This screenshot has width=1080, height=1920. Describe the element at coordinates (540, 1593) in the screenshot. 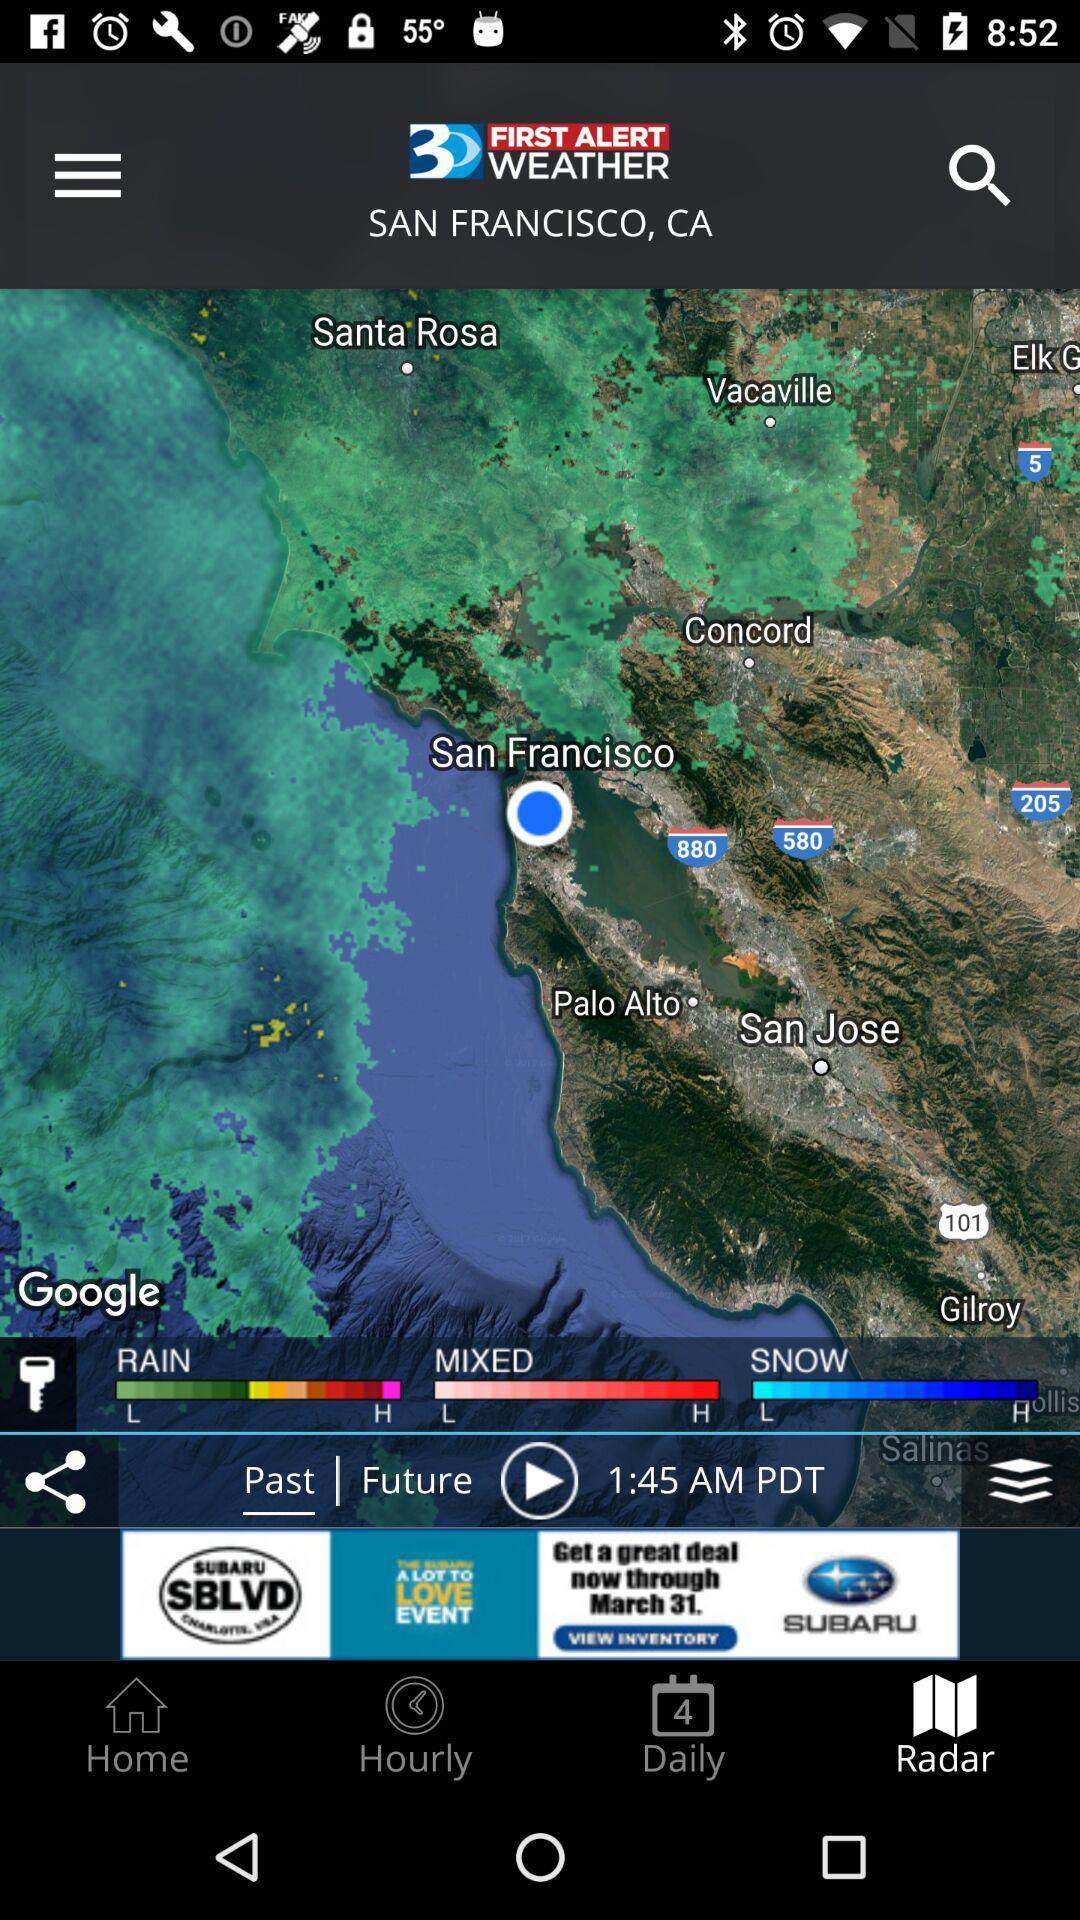

I see `open subaru advertisement` at that location.